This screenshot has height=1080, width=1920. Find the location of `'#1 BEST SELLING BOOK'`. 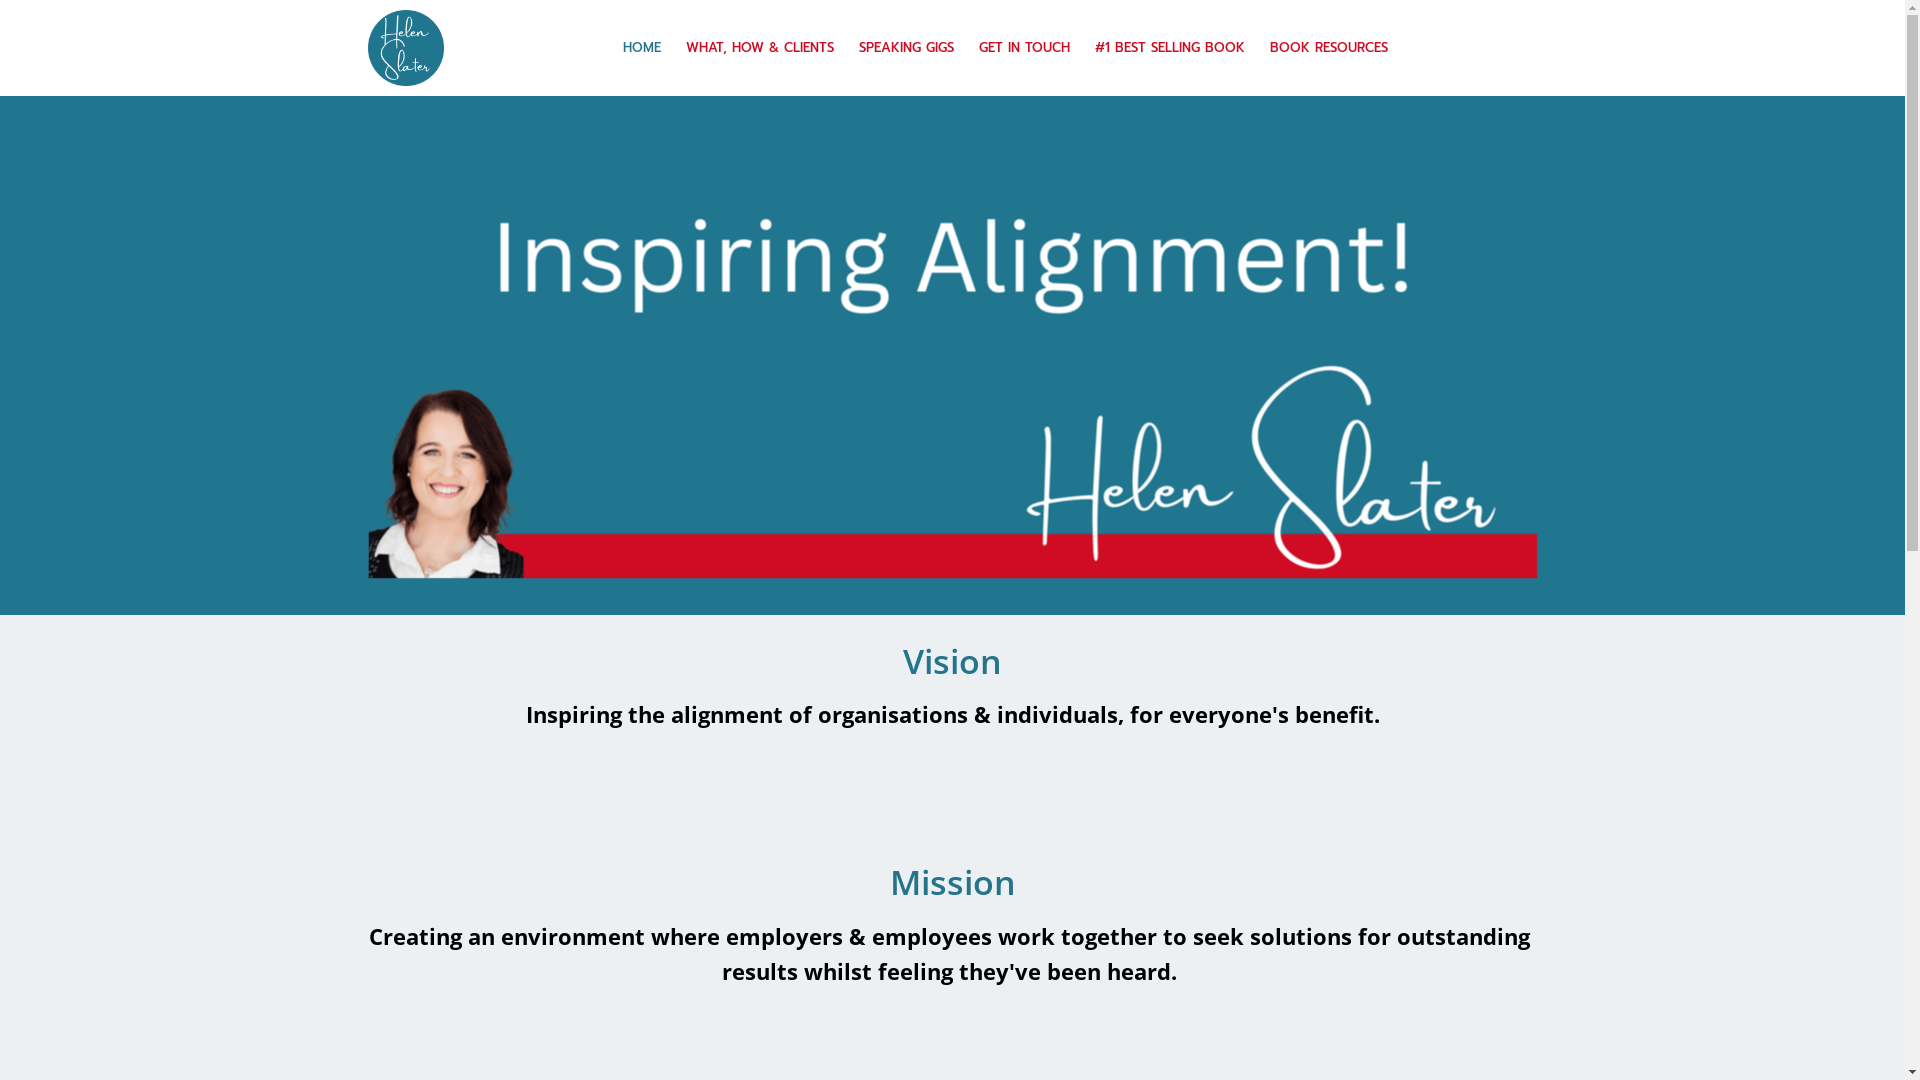

'#1 BEST SELLING BOOK' is located at coordinates (1170, 46).